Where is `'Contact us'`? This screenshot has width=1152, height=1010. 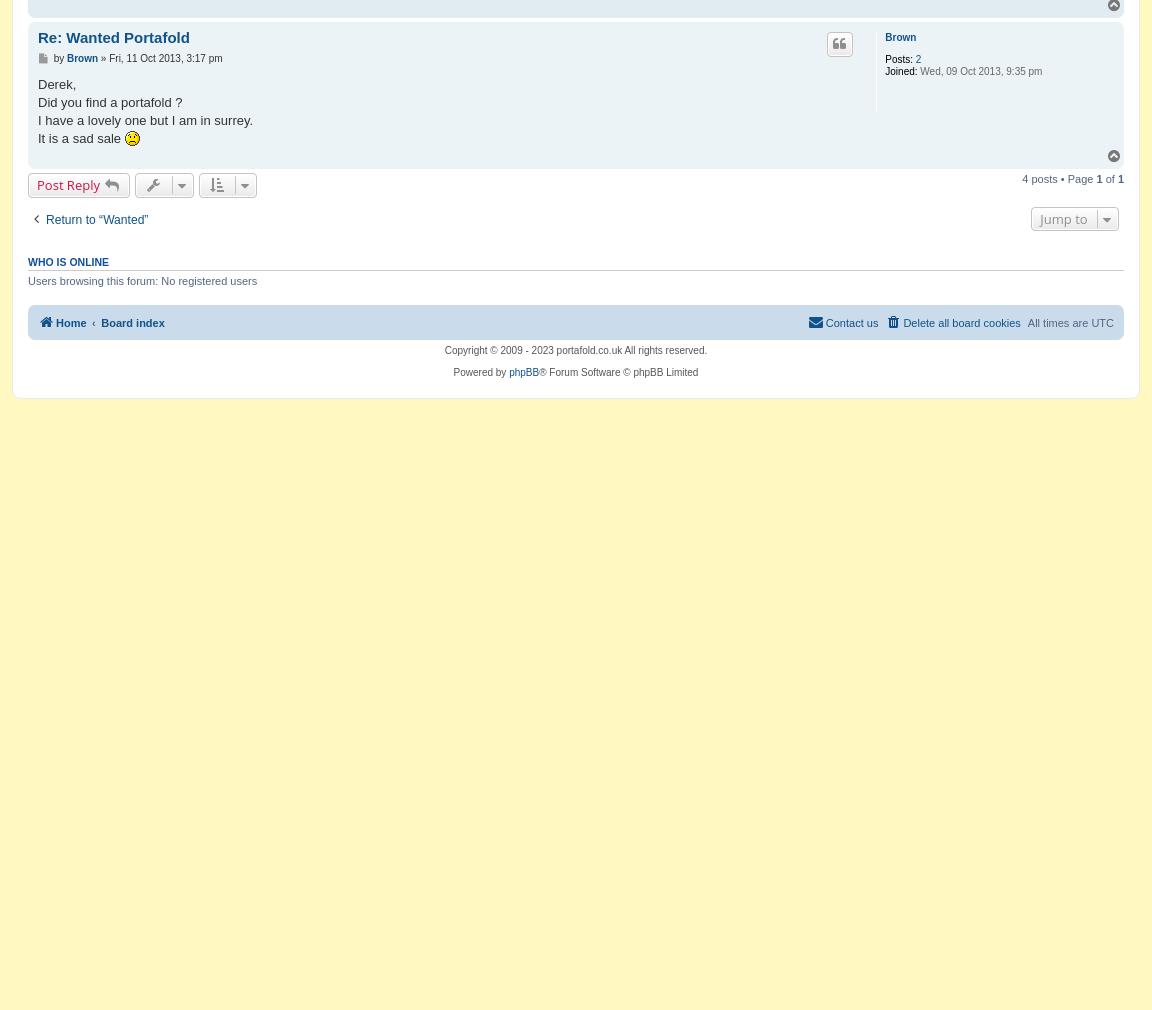
'Contact us' is located at coordinates (851, 321).